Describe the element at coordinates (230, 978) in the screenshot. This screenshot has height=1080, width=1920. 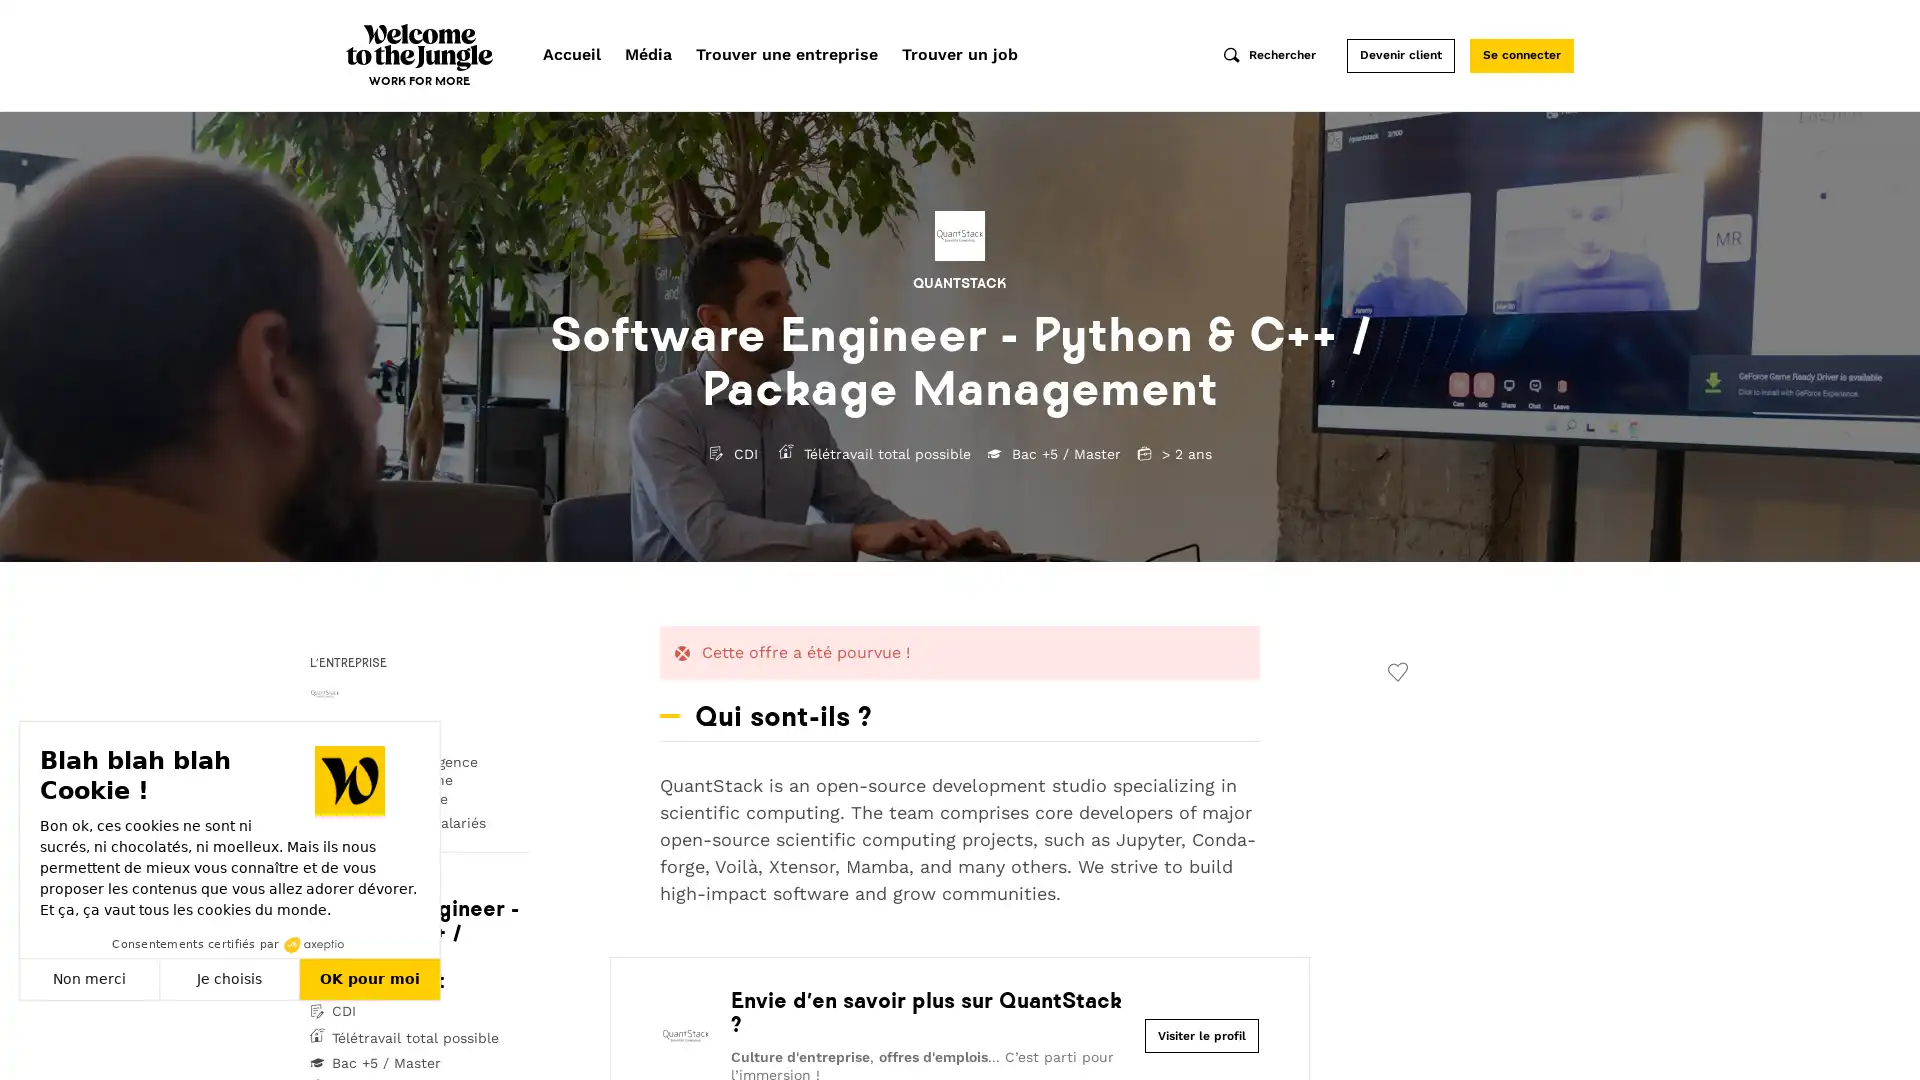
I see `Je choisis` at that location.